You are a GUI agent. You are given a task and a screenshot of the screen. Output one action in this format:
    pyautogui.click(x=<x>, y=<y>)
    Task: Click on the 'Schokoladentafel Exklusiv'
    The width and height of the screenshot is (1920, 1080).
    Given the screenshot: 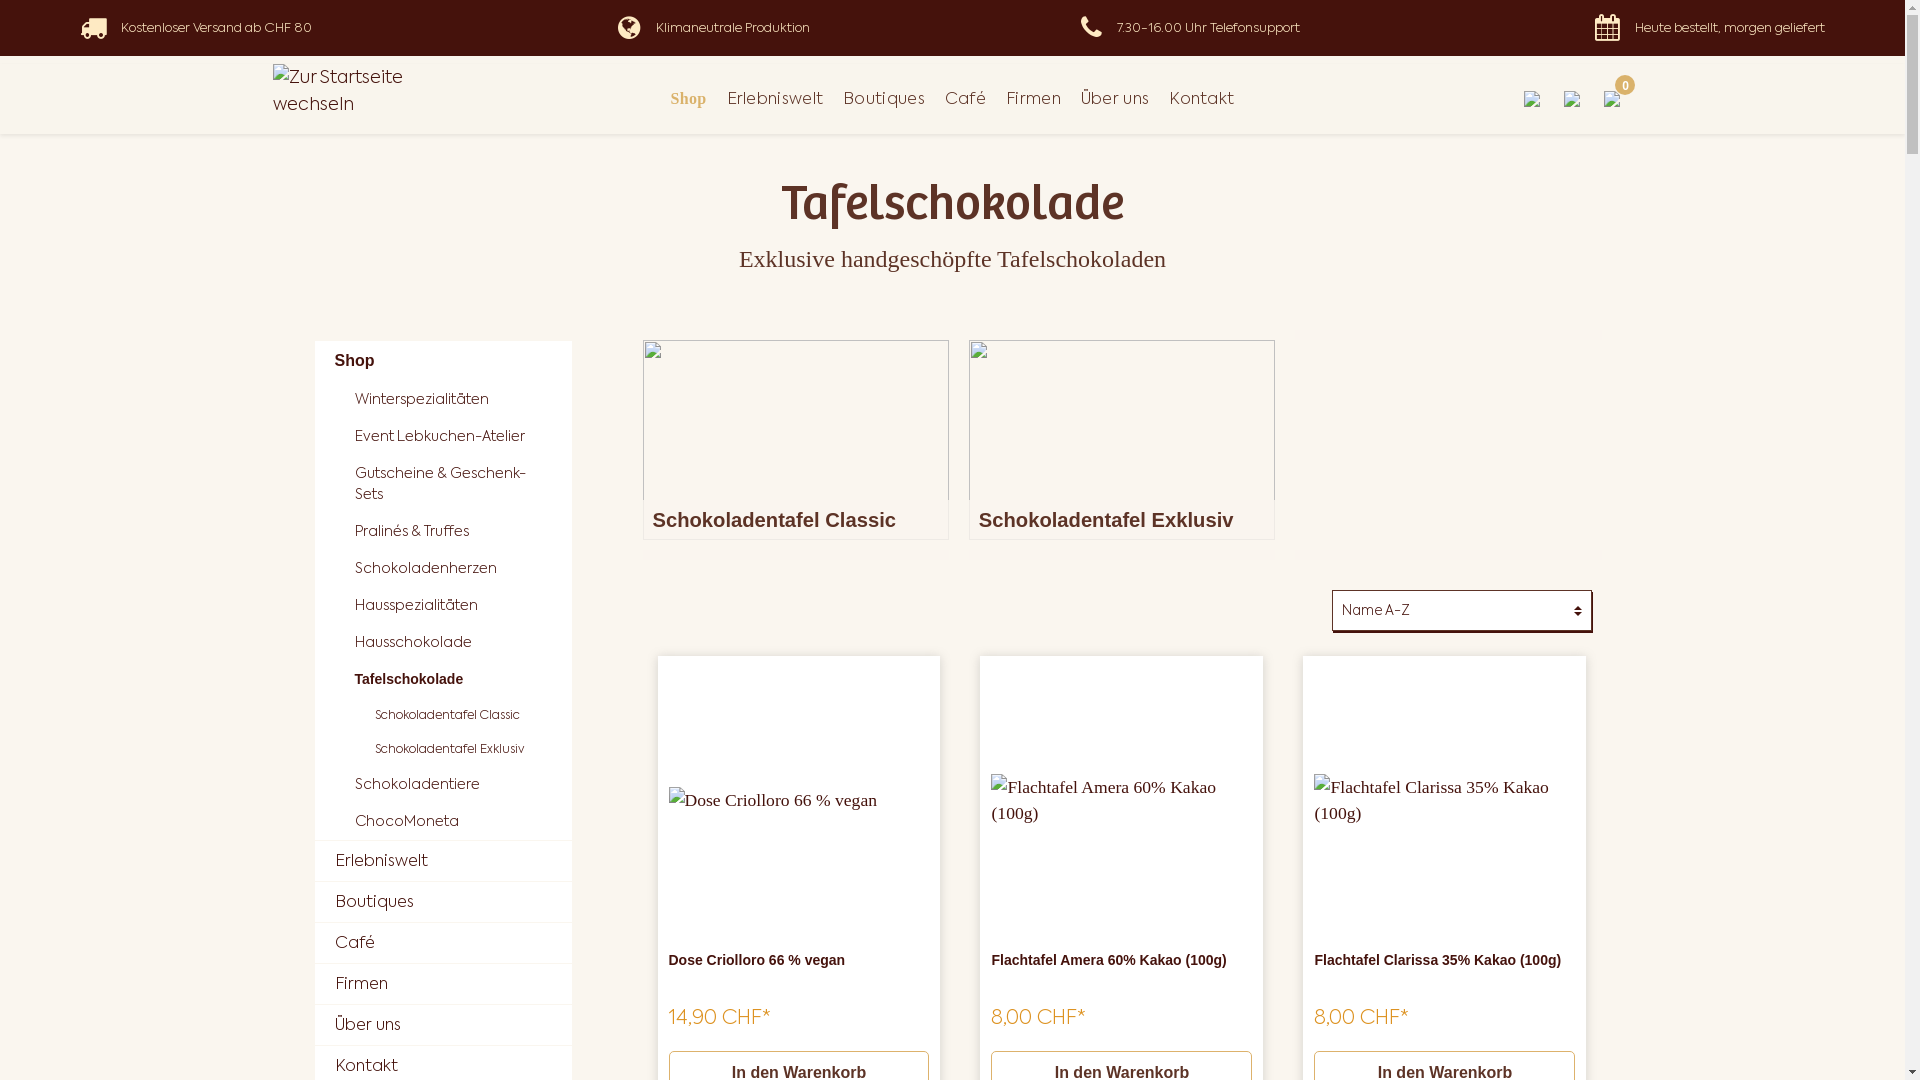 What is the action you would take?
    pyautogui.click(x=1122, y=438)
    